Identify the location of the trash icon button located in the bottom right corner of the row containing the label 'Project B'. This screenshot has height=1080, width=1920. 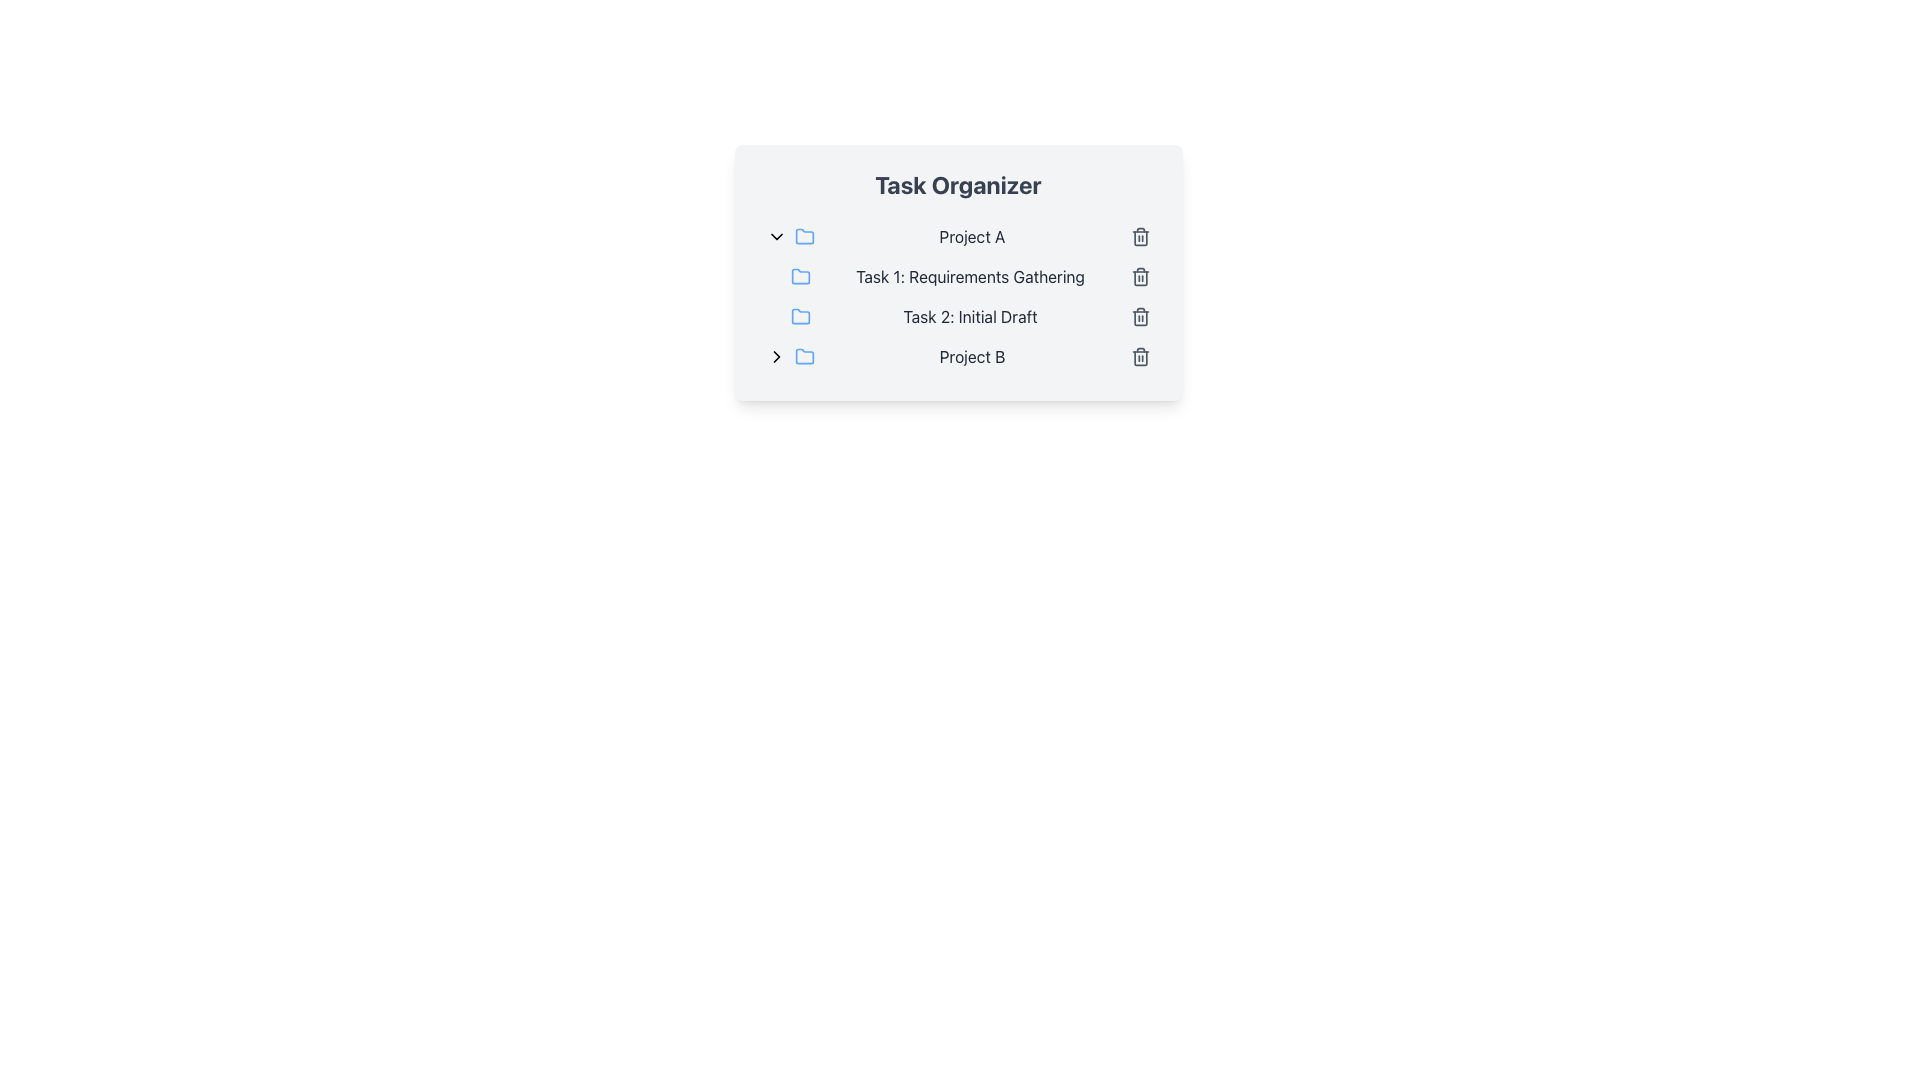
(1140, 356).